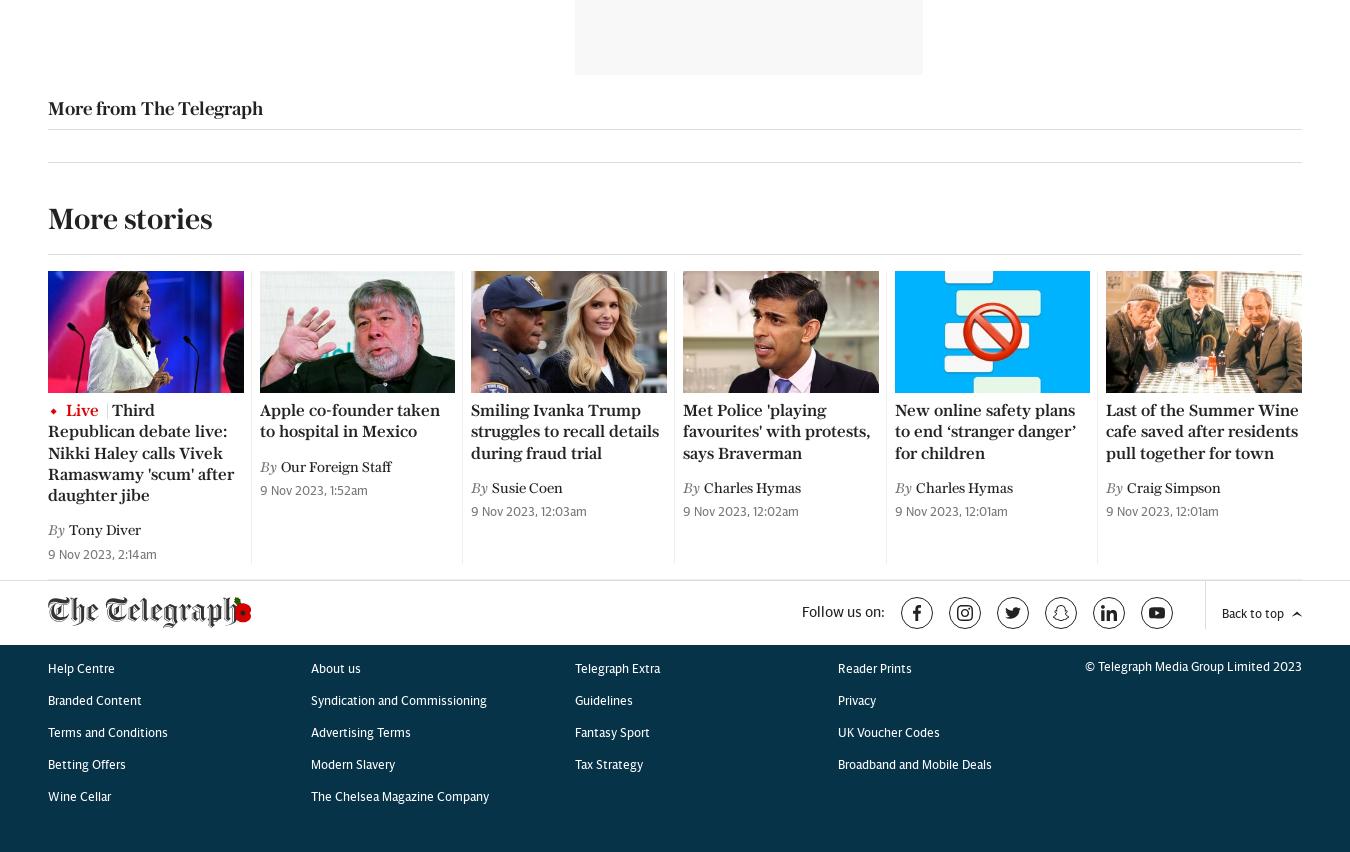  I want to click on 'Wine Cellar', so click(78, 240).